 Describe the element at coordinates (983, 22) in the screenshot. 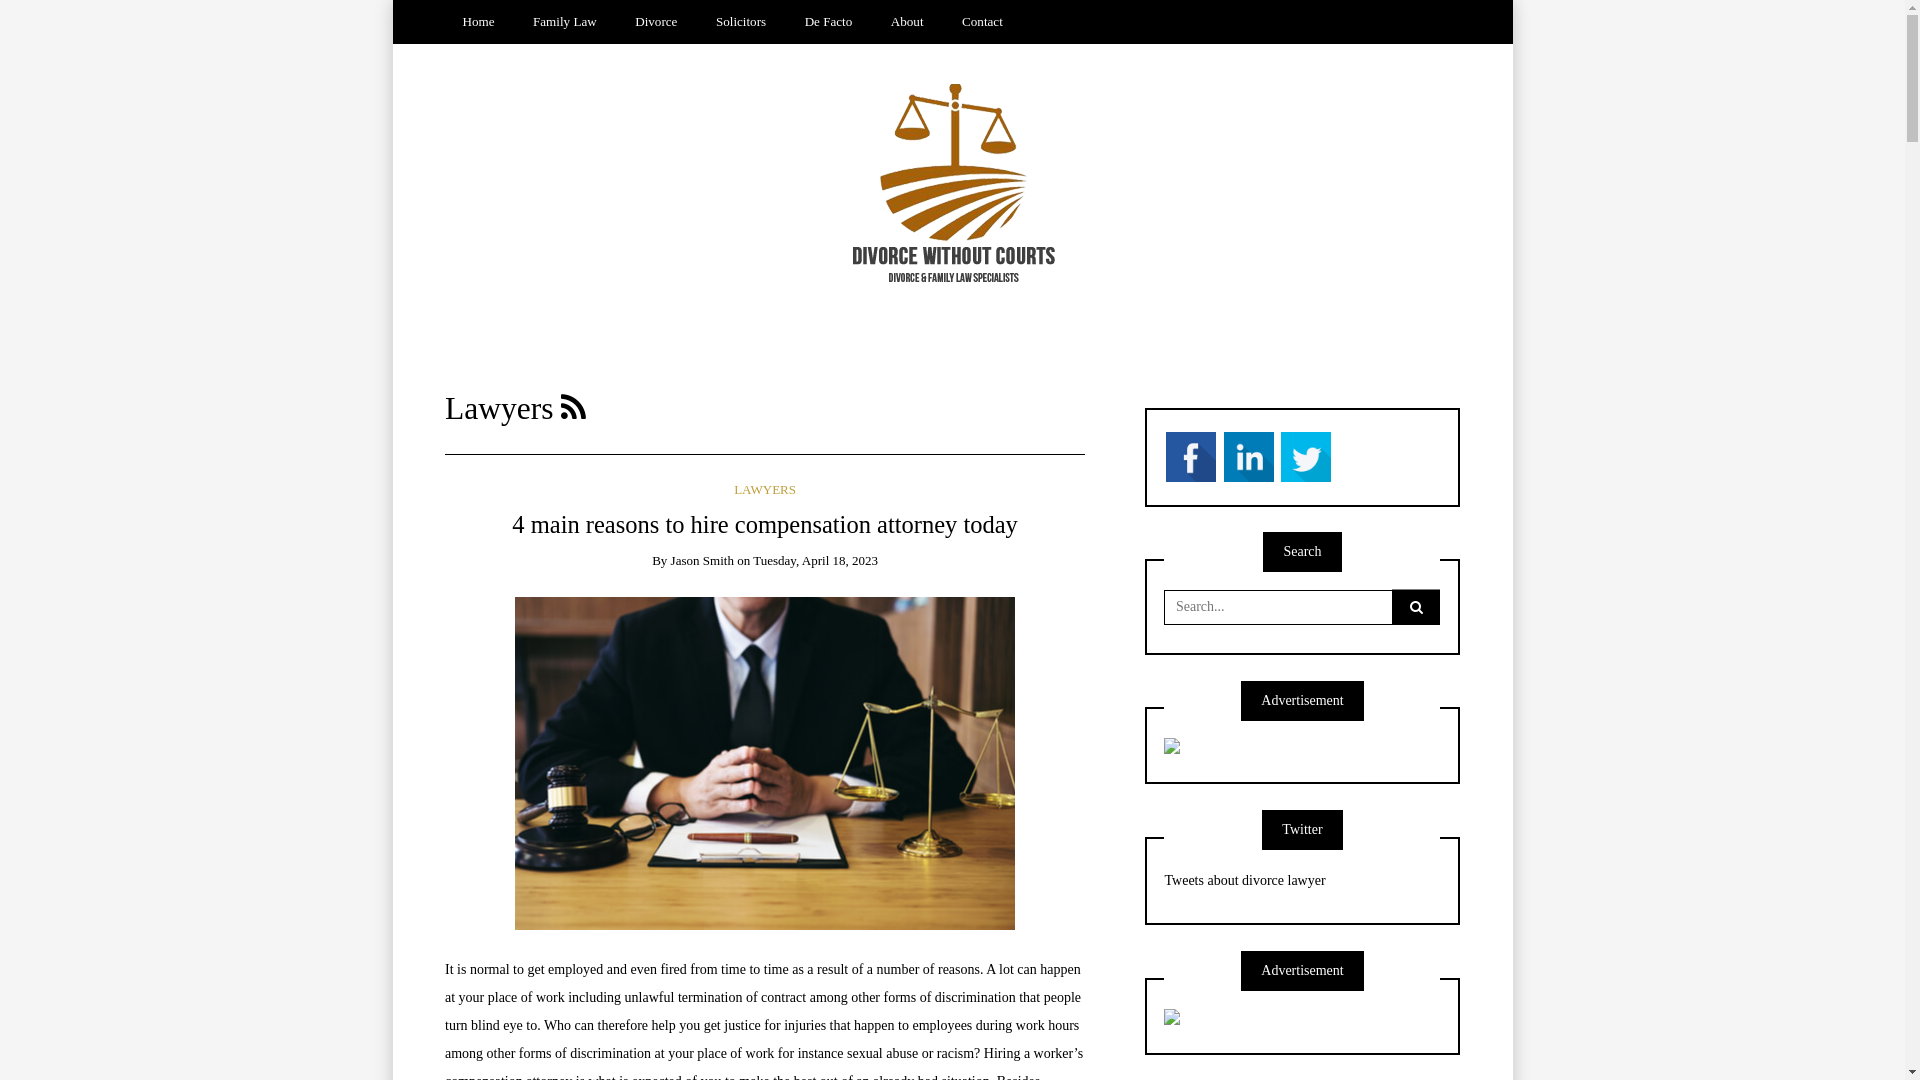

I see `'Contact'` at that location.